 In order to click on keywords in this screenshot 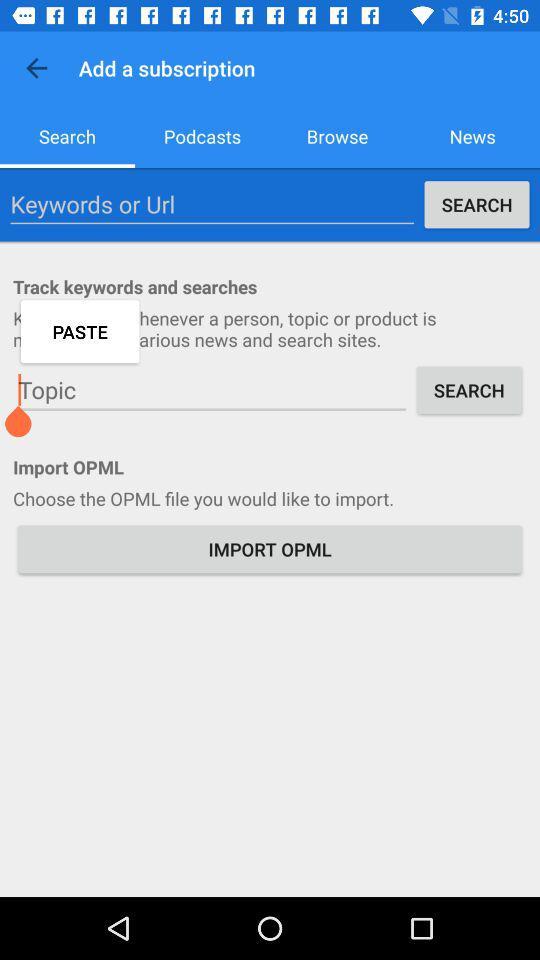, I will do `click(211, 204)`.